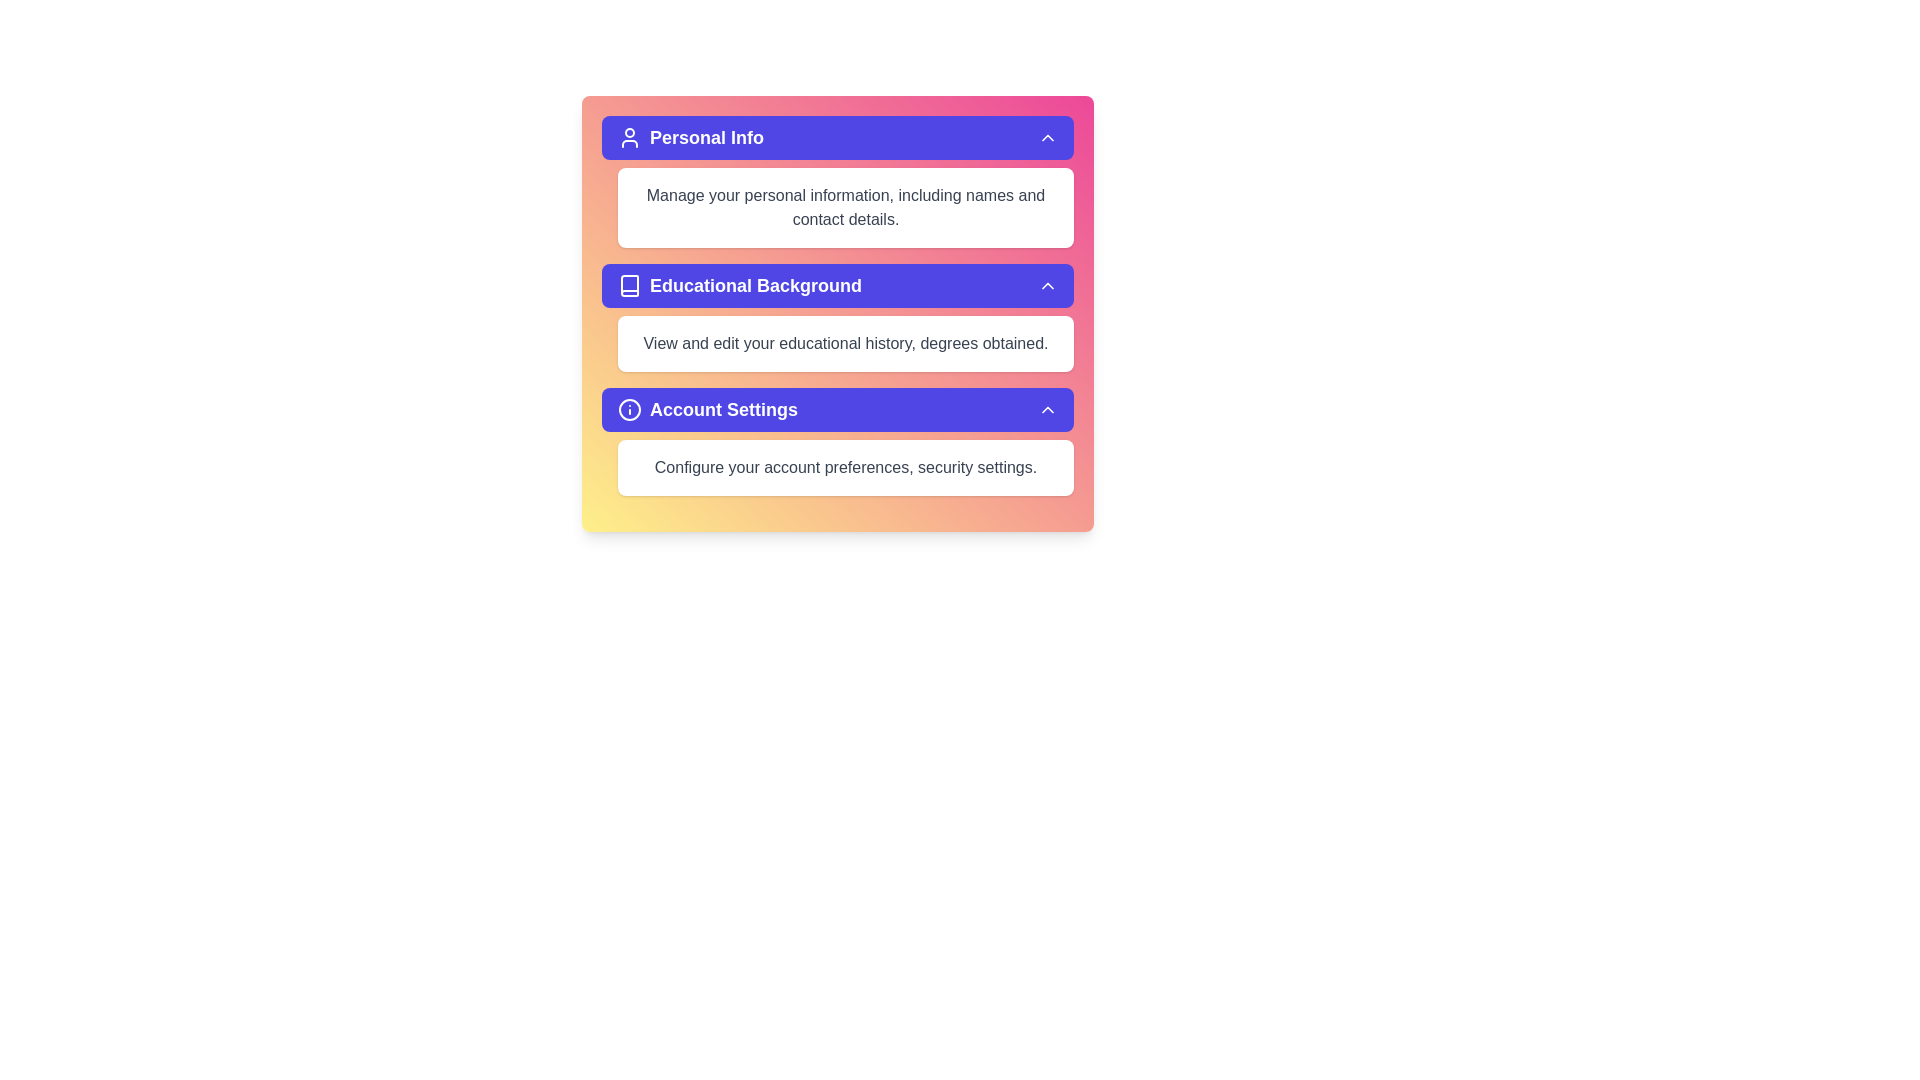 The width and height of the screenshot is (1920, 1080). What do you see at coordinates (628, 137) in the screenshot?
I see `the icon of the section labeled Personal Info` at bounding box center [628, 137].